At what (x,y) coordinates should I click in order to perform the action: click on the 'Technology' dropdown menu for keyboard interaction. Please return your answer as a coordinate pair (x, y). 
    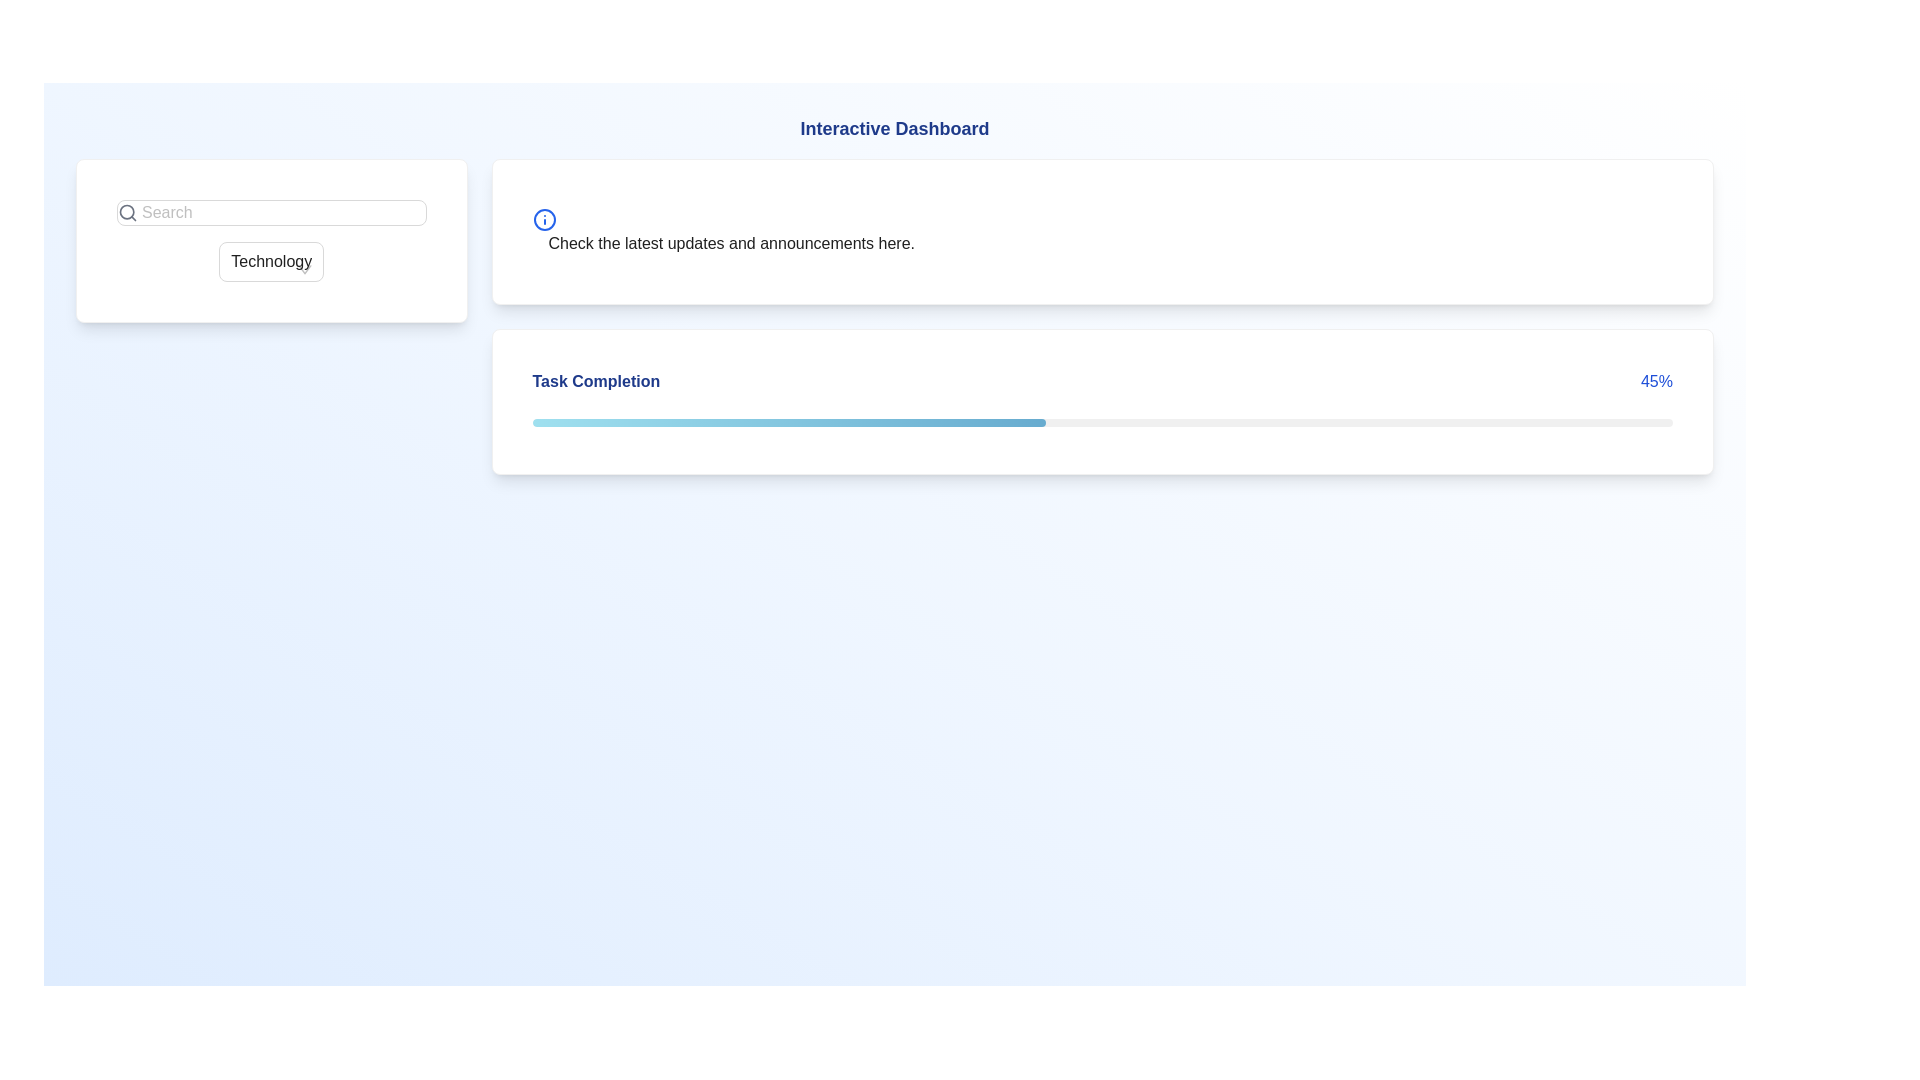
    Looking at the image, I should click on (269, 261).